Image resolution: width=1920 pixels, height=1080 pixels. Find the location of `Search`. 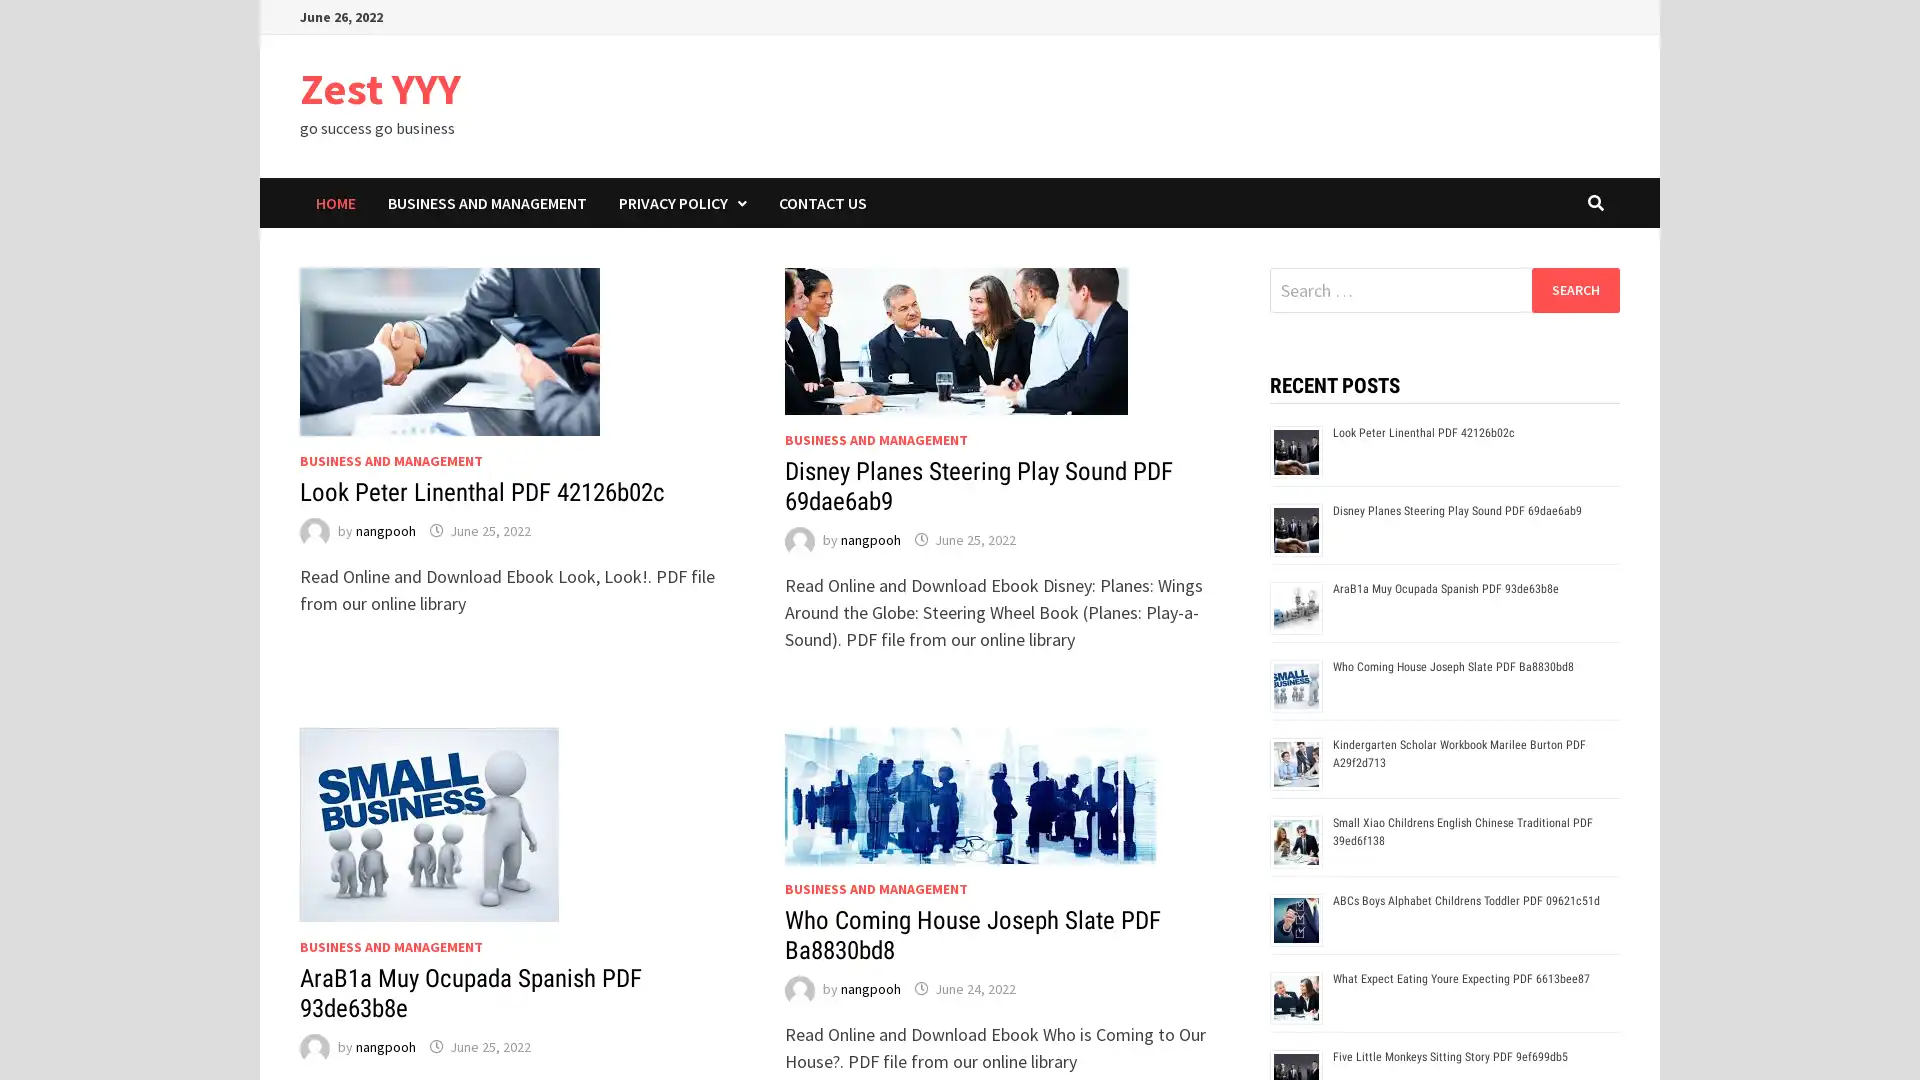

Search is located at coordinates (1574, 289).